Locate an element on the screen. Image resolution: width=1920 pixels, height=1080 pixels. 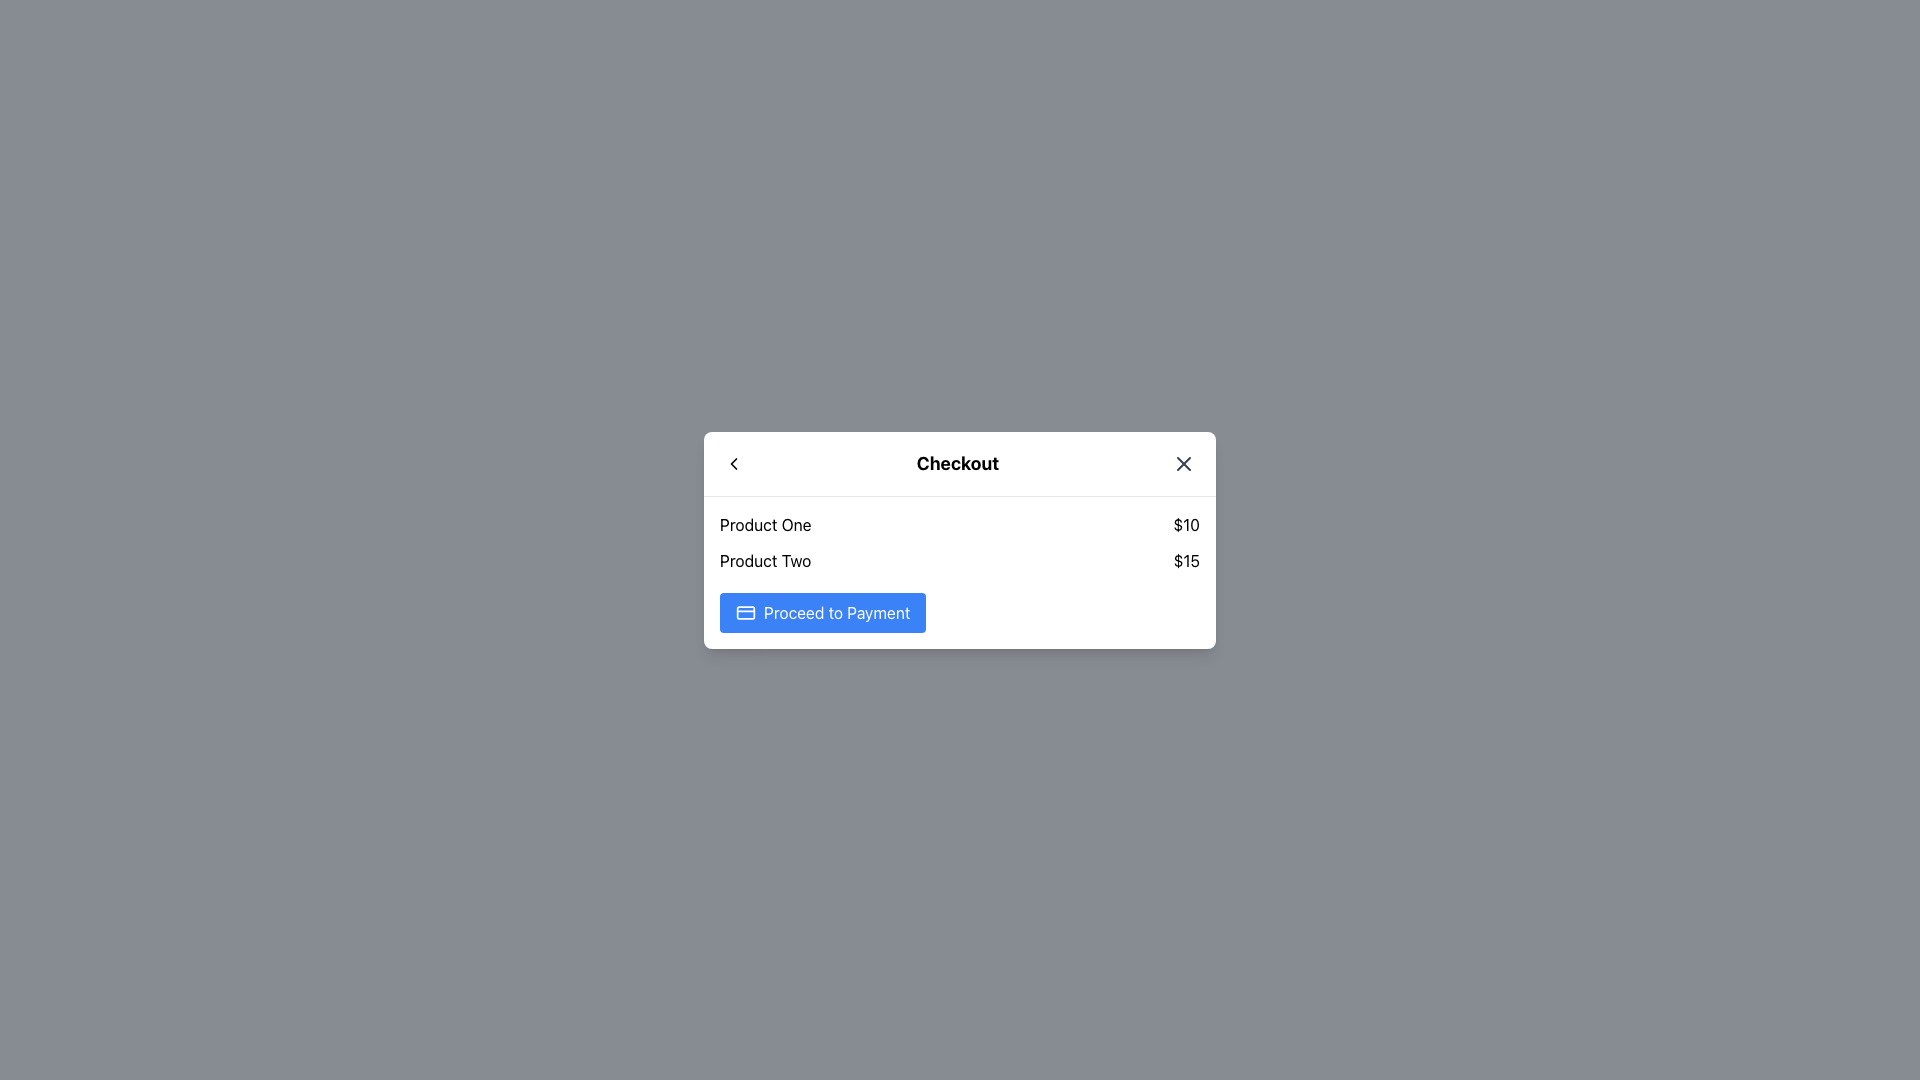
the bold, large-sized 'Checkout' text located at the top center of the navigation bar, between the back arrow and close icon is located at coordinates (957, 463).